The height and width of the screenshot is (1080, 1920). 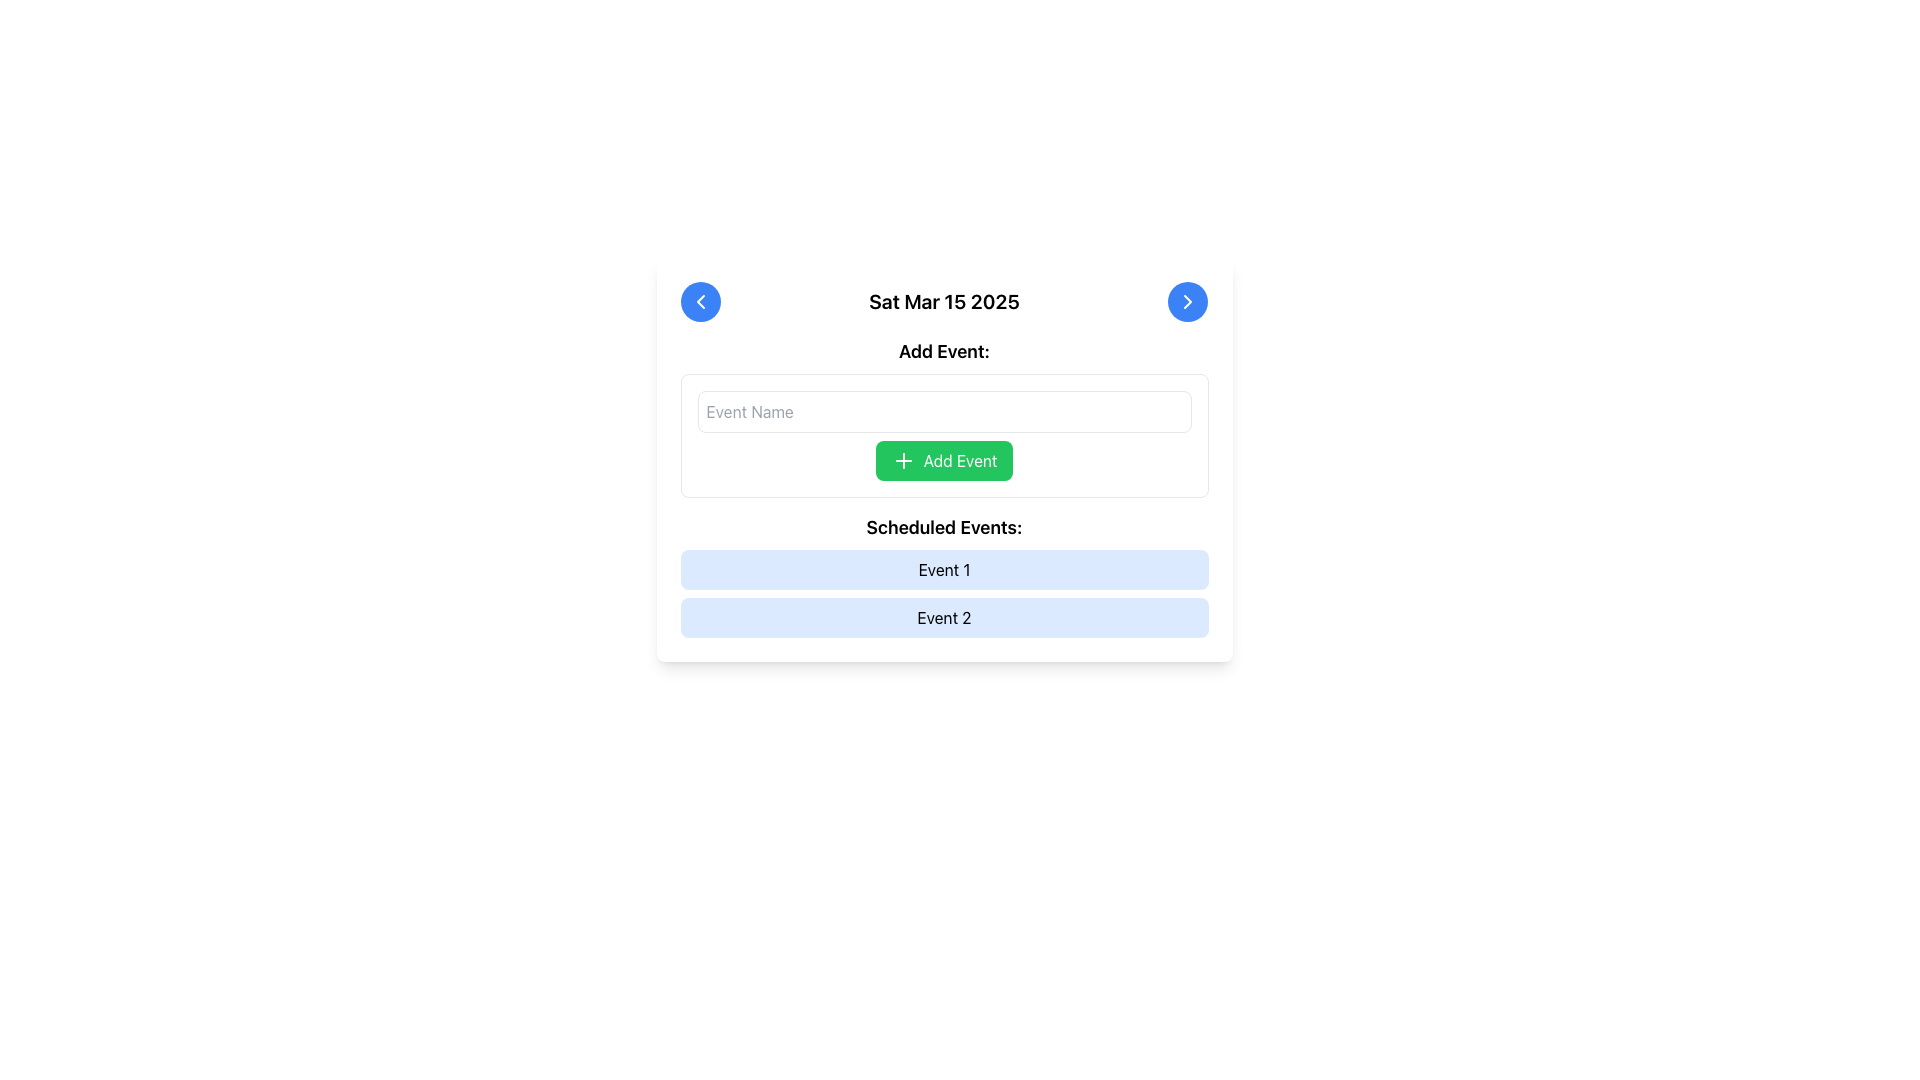 What do you see at coordinates (943, 575) in the screenshot?
I see `the Grouped Text Display element` at bounding box center [943, 575].